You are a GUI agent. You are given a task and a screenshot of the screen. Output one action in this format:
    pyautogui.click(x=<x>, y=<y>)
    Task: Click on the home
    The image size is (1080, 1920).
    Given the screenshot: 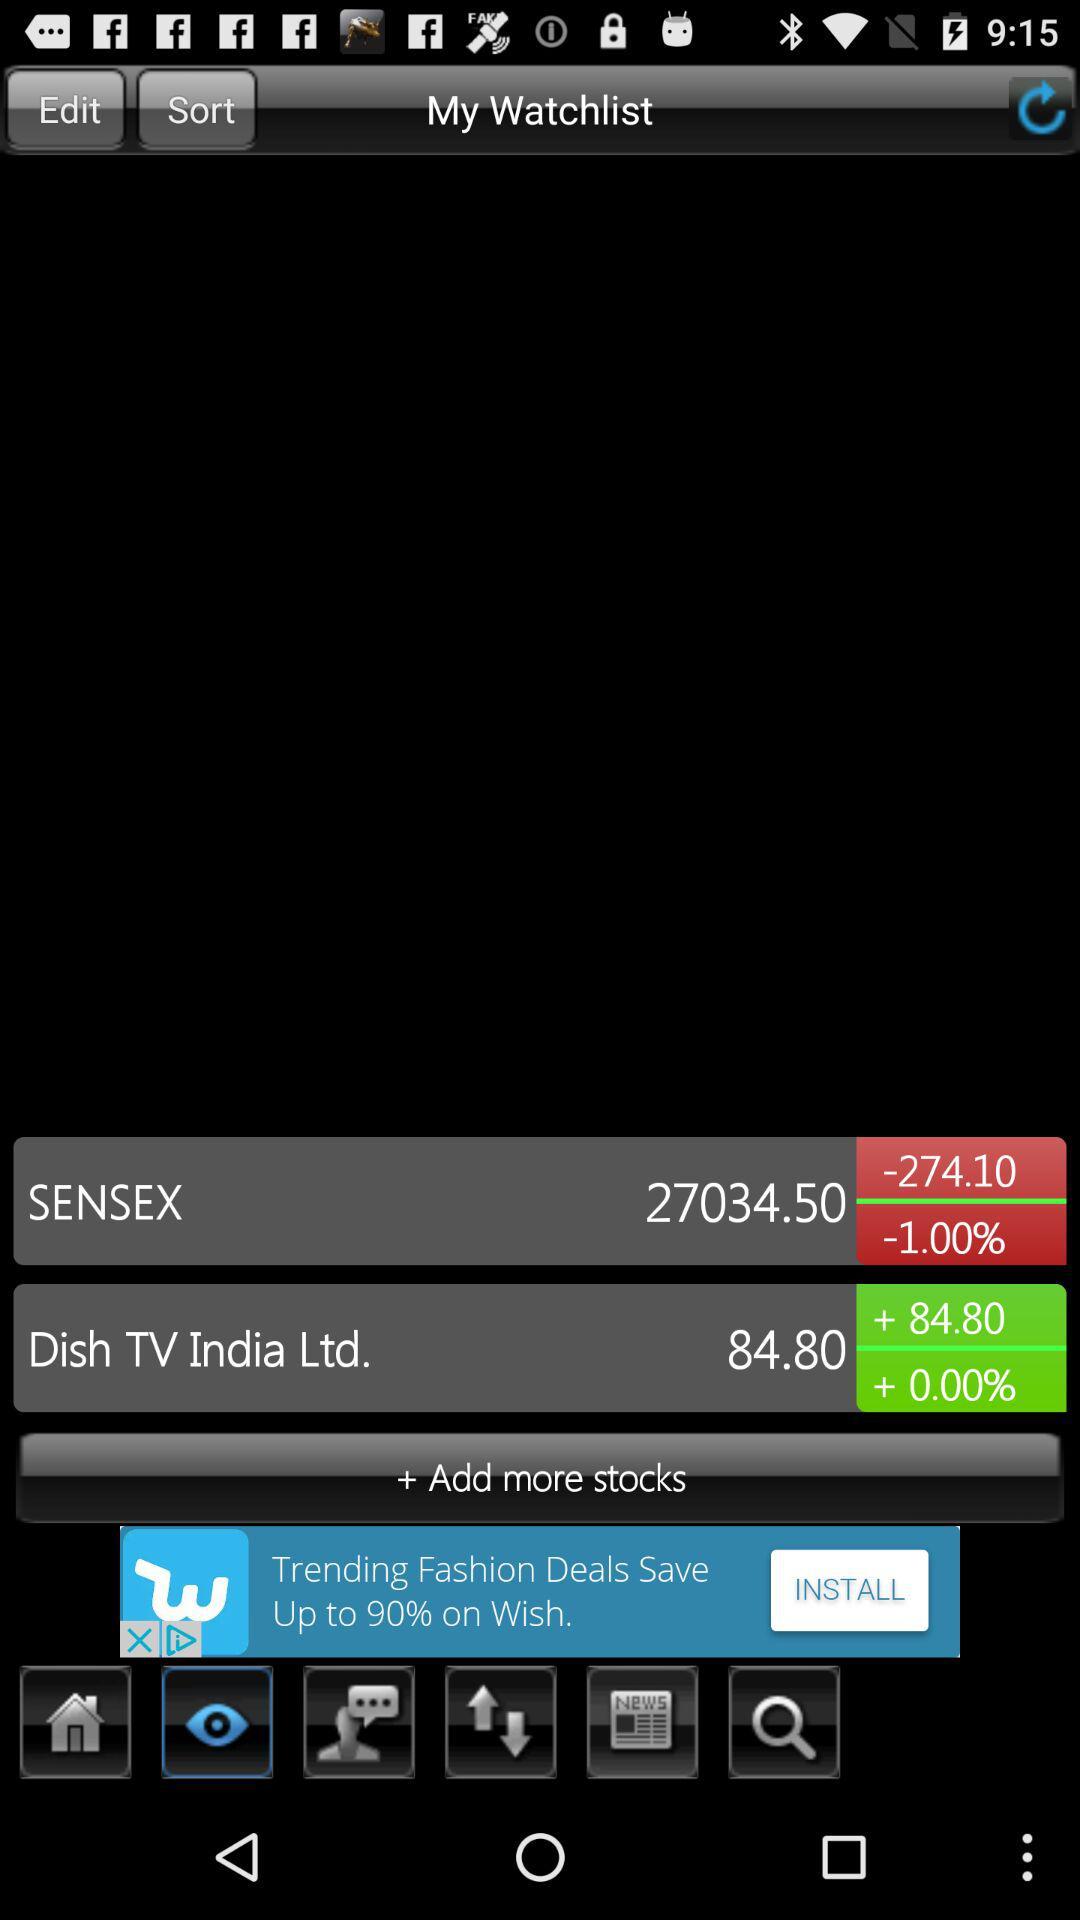 What is the action you would take?
    pyautogui.click(x=75, y=1727)
    